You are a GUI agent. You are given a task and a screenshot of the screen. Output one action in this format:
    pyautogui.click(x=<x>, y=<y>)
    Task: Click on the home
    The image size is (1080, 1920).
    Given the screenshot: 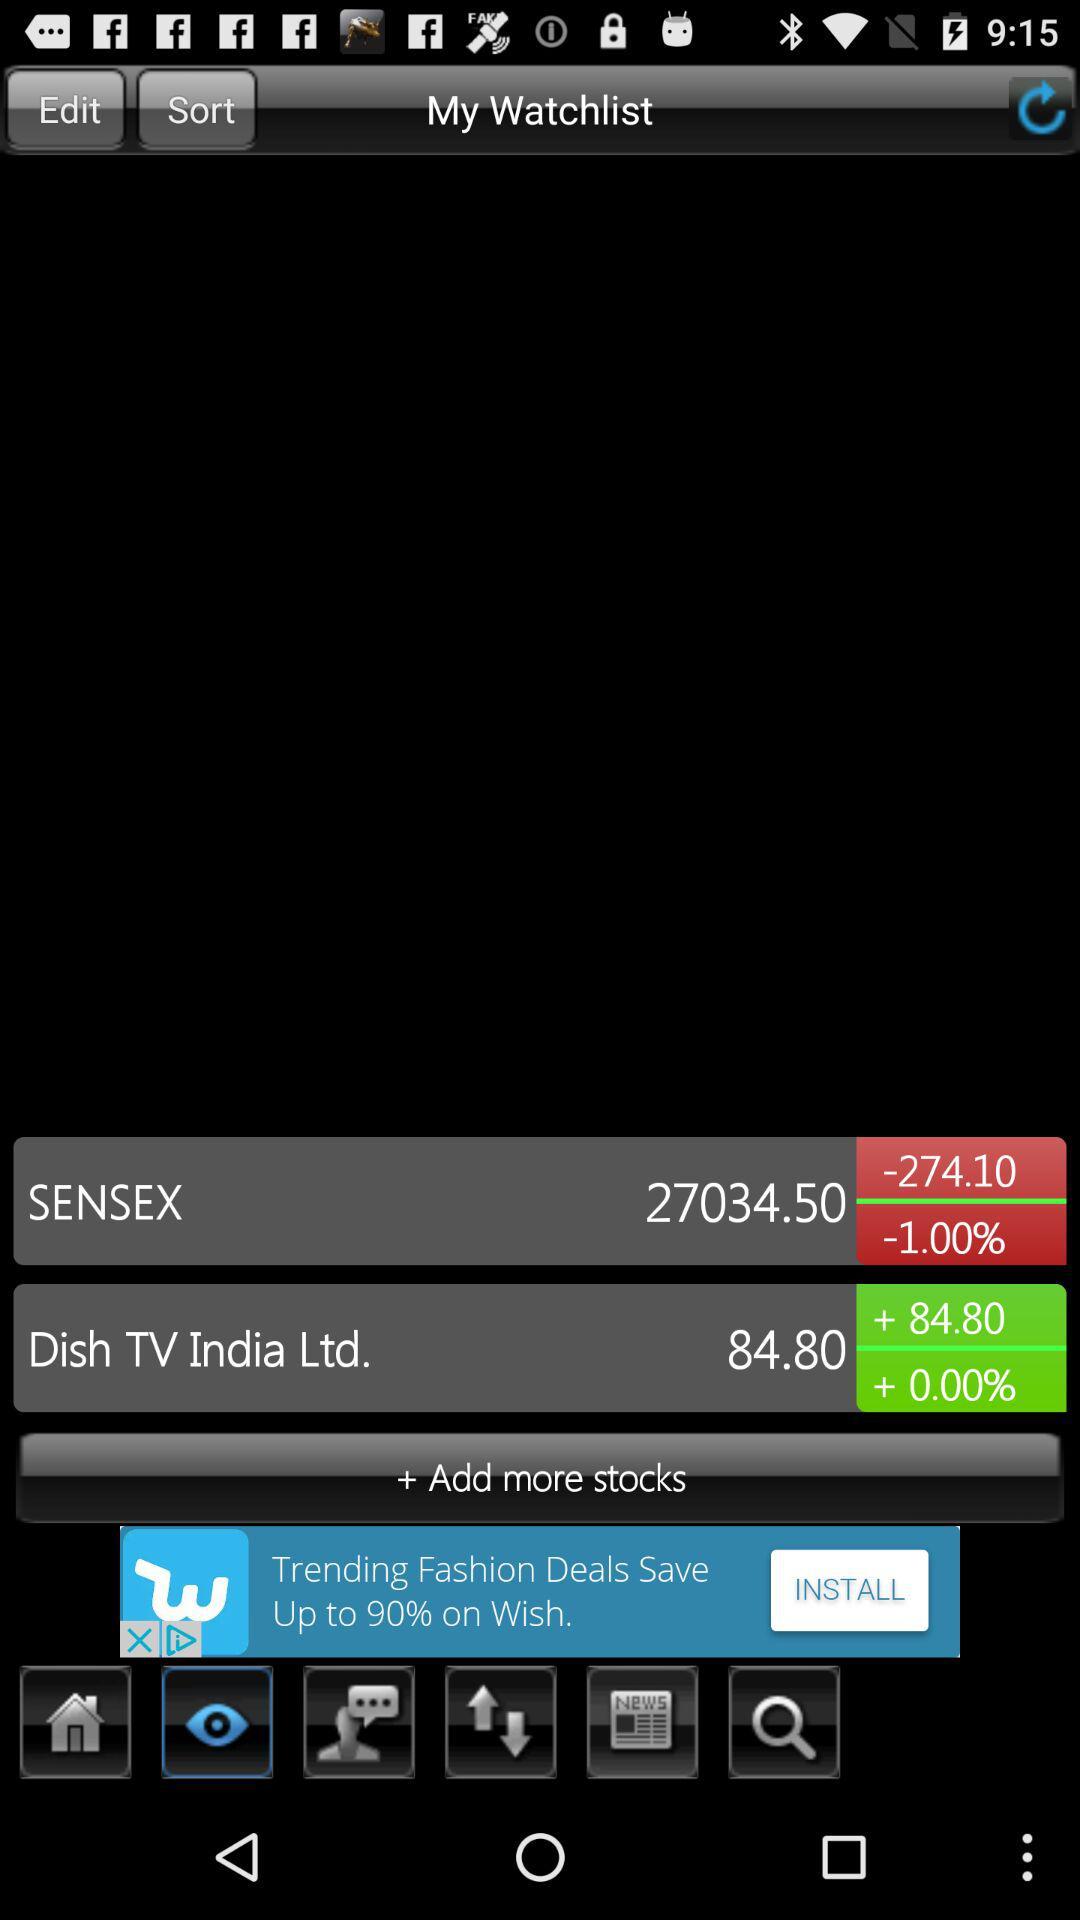 What is the action you would take?
    pyautogui.click(x=75, y=1727)
    